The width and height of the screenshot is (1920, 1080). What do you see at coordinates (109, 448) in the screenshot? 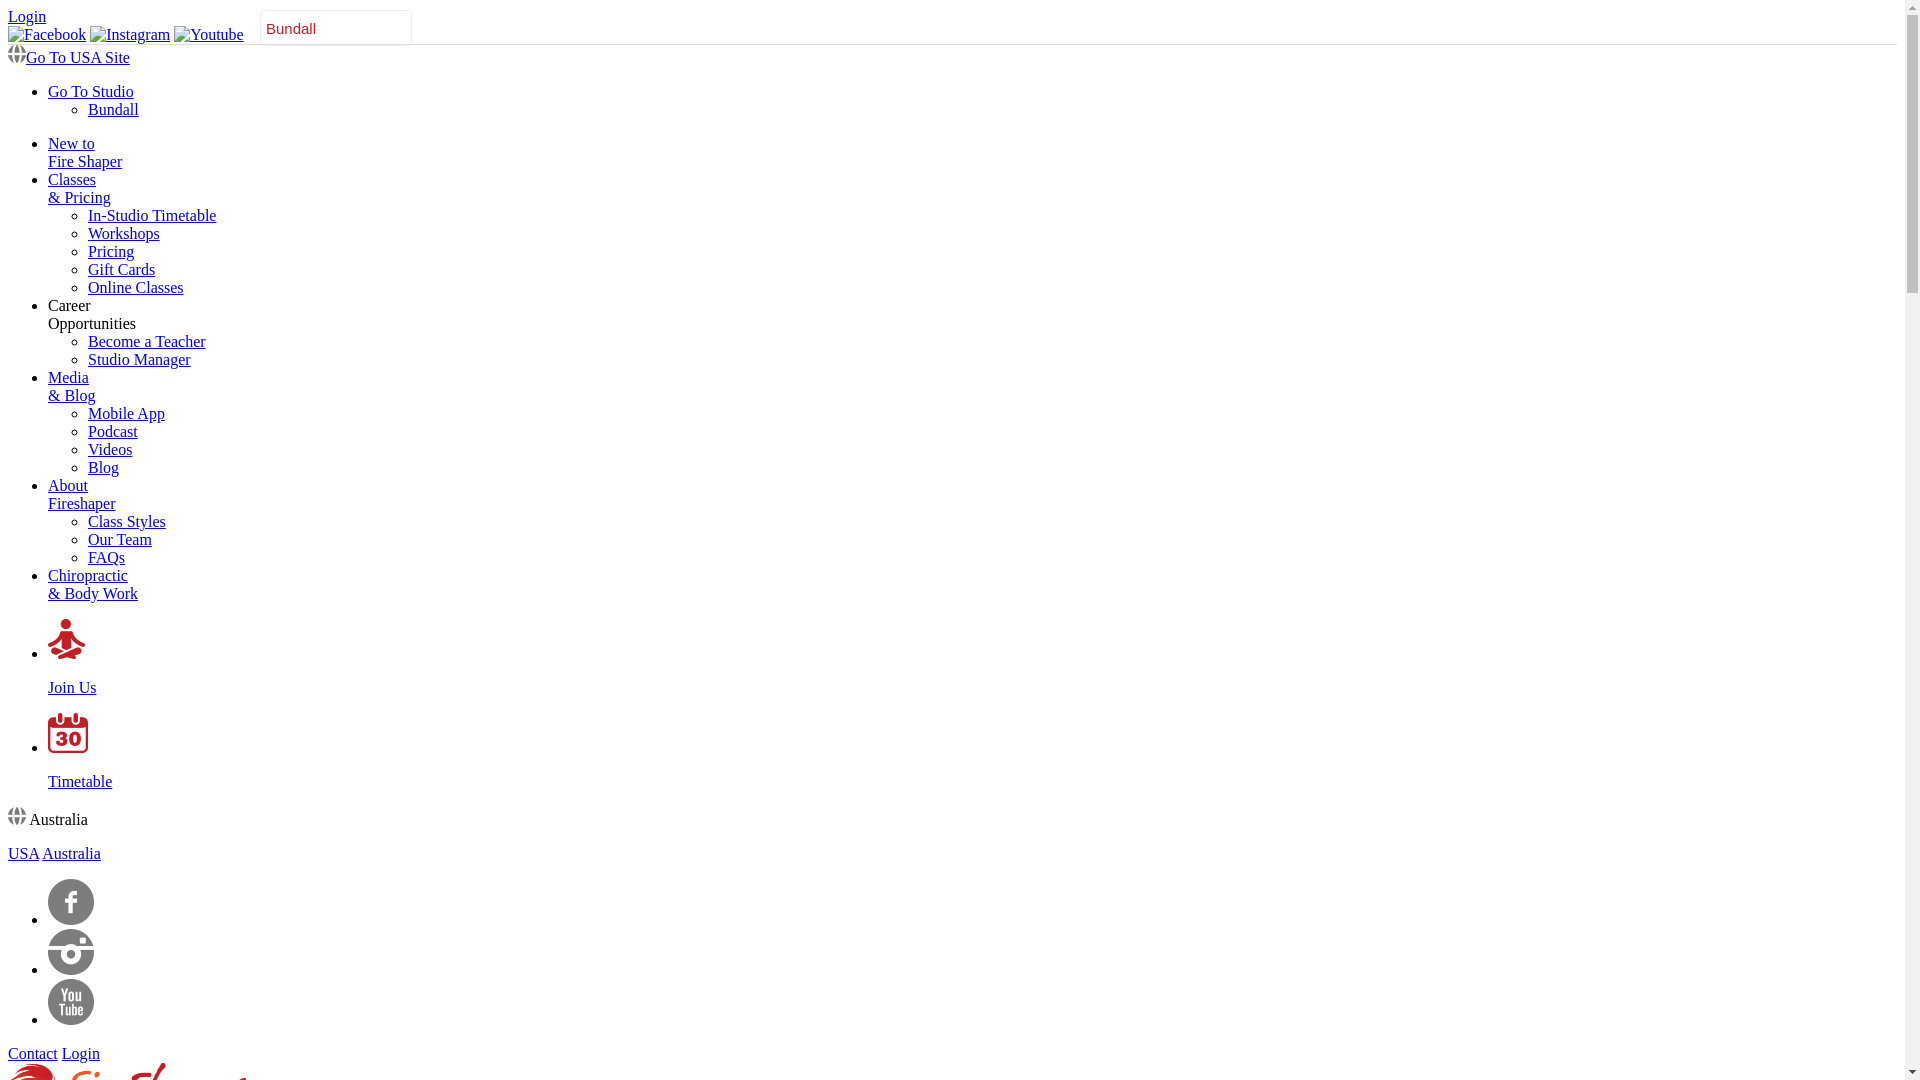
I see `'Videos'` at bounding box center [109, 448].